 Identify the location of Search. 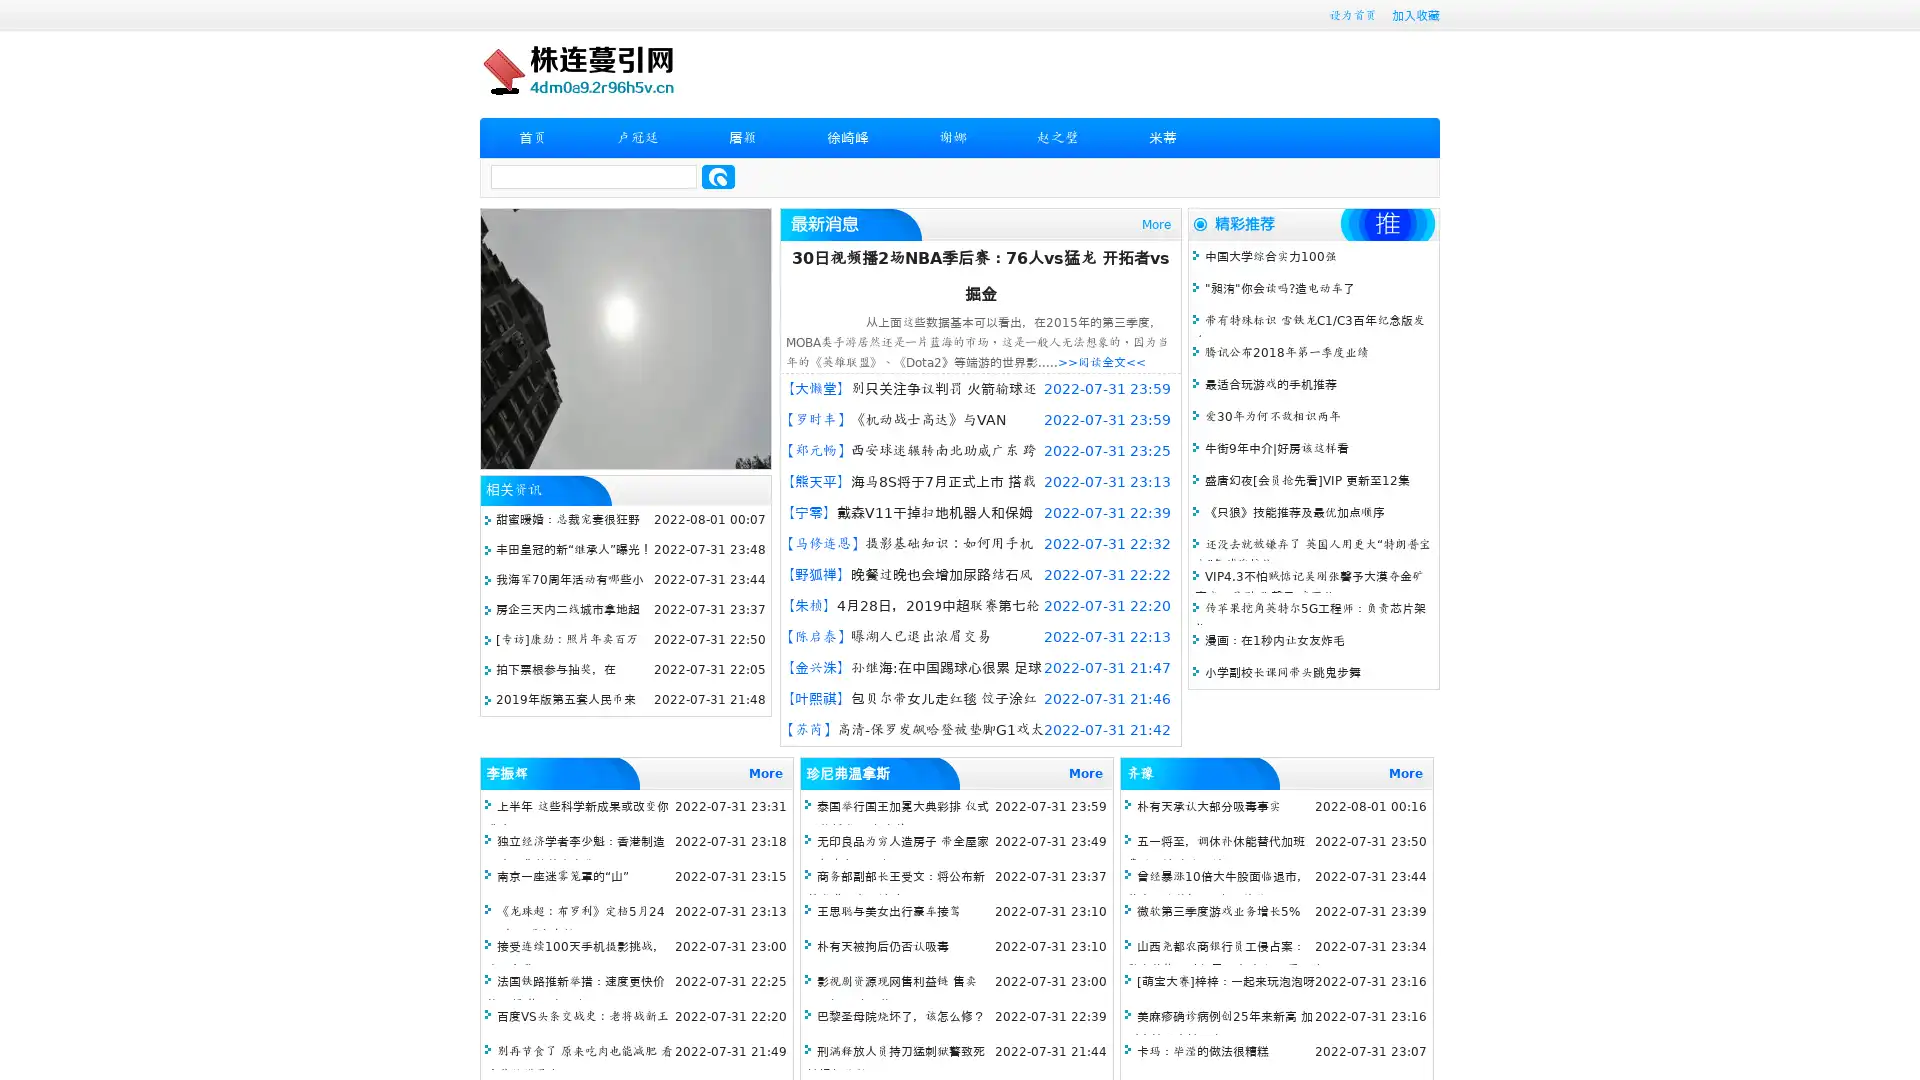
(718, 176).